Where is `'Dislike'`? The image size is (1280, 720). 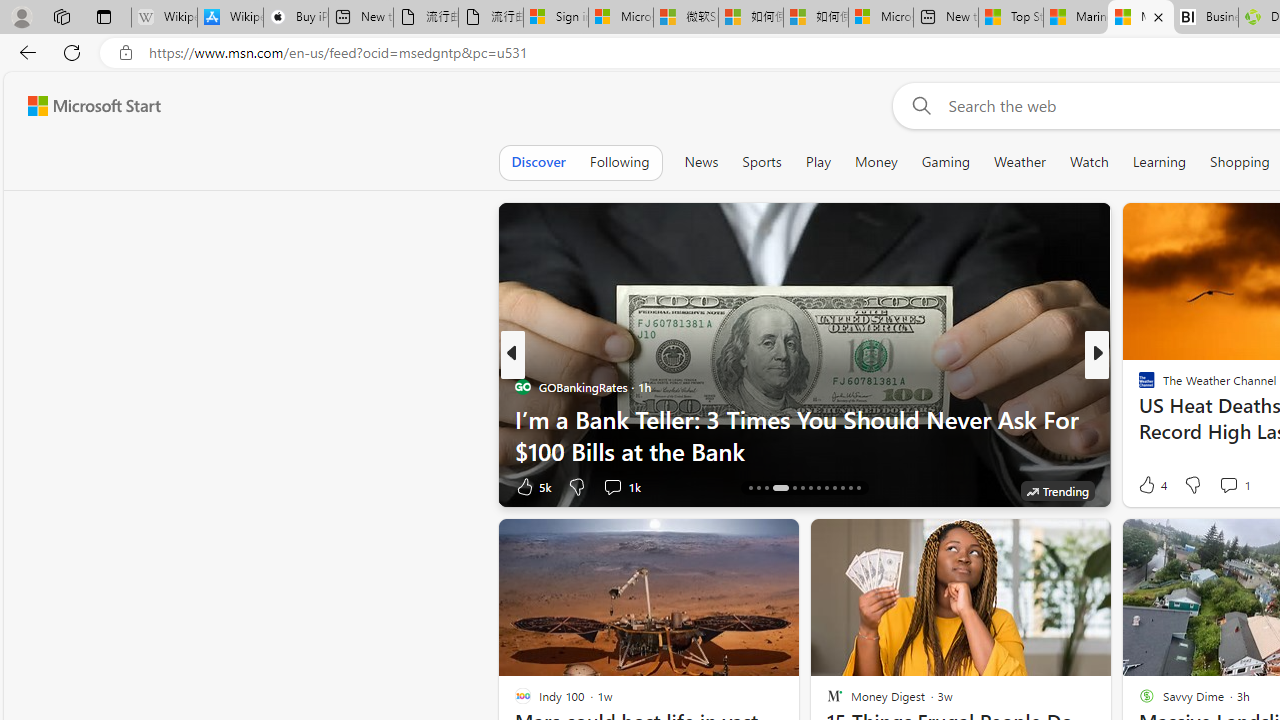
'Dislike' is located at coordinates (1192, 484).